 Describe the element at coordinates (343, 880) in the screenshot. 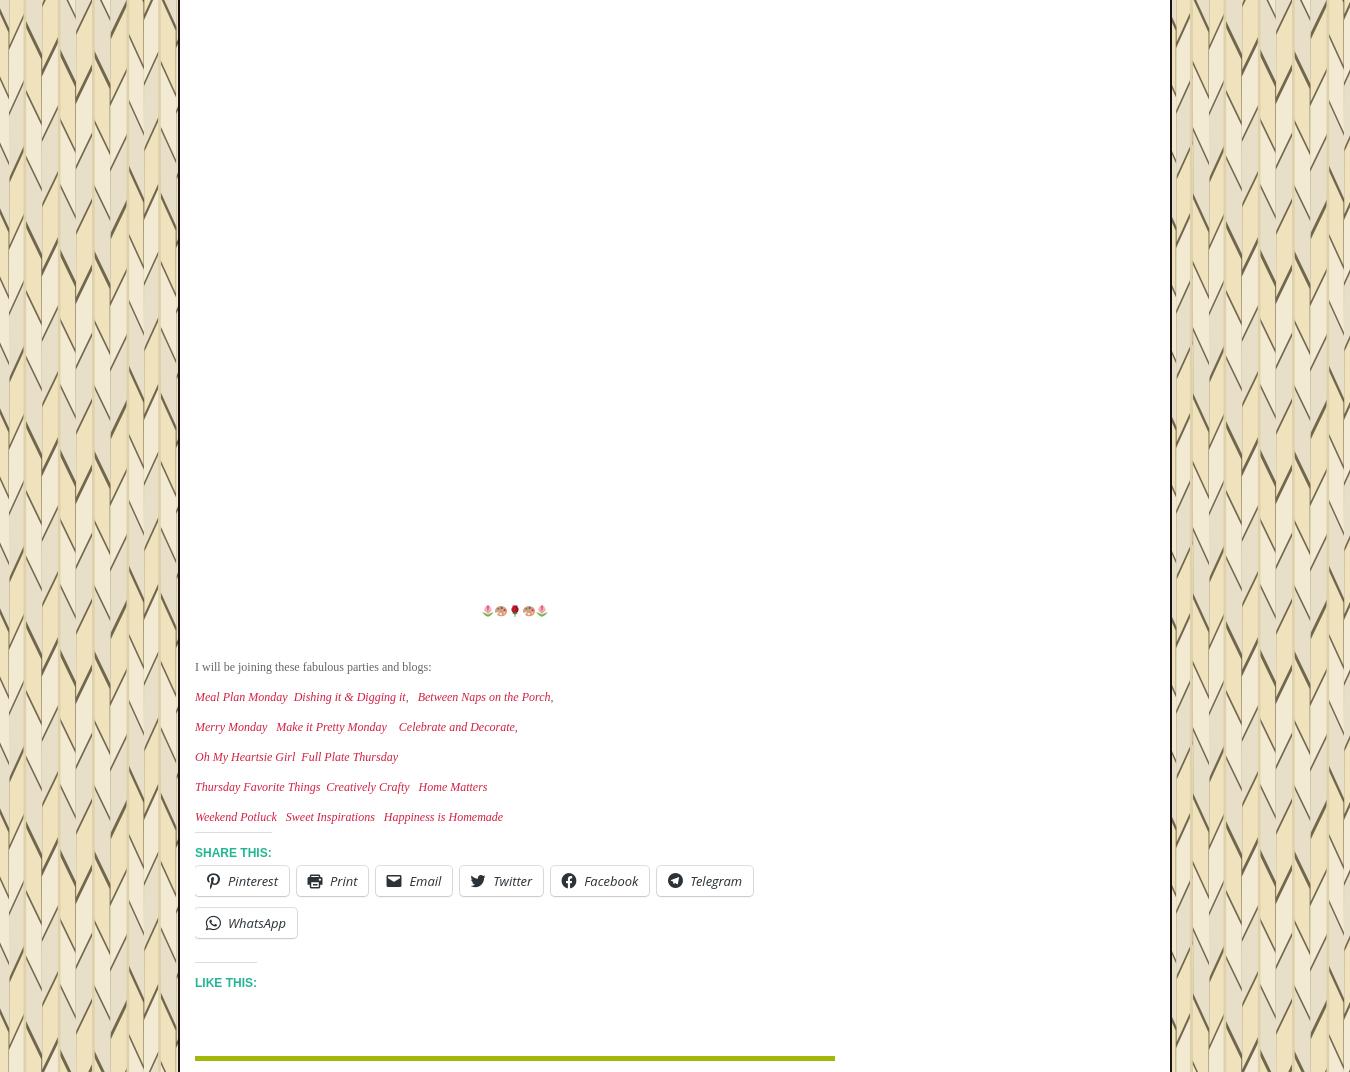

I see `'Print'` at that location.